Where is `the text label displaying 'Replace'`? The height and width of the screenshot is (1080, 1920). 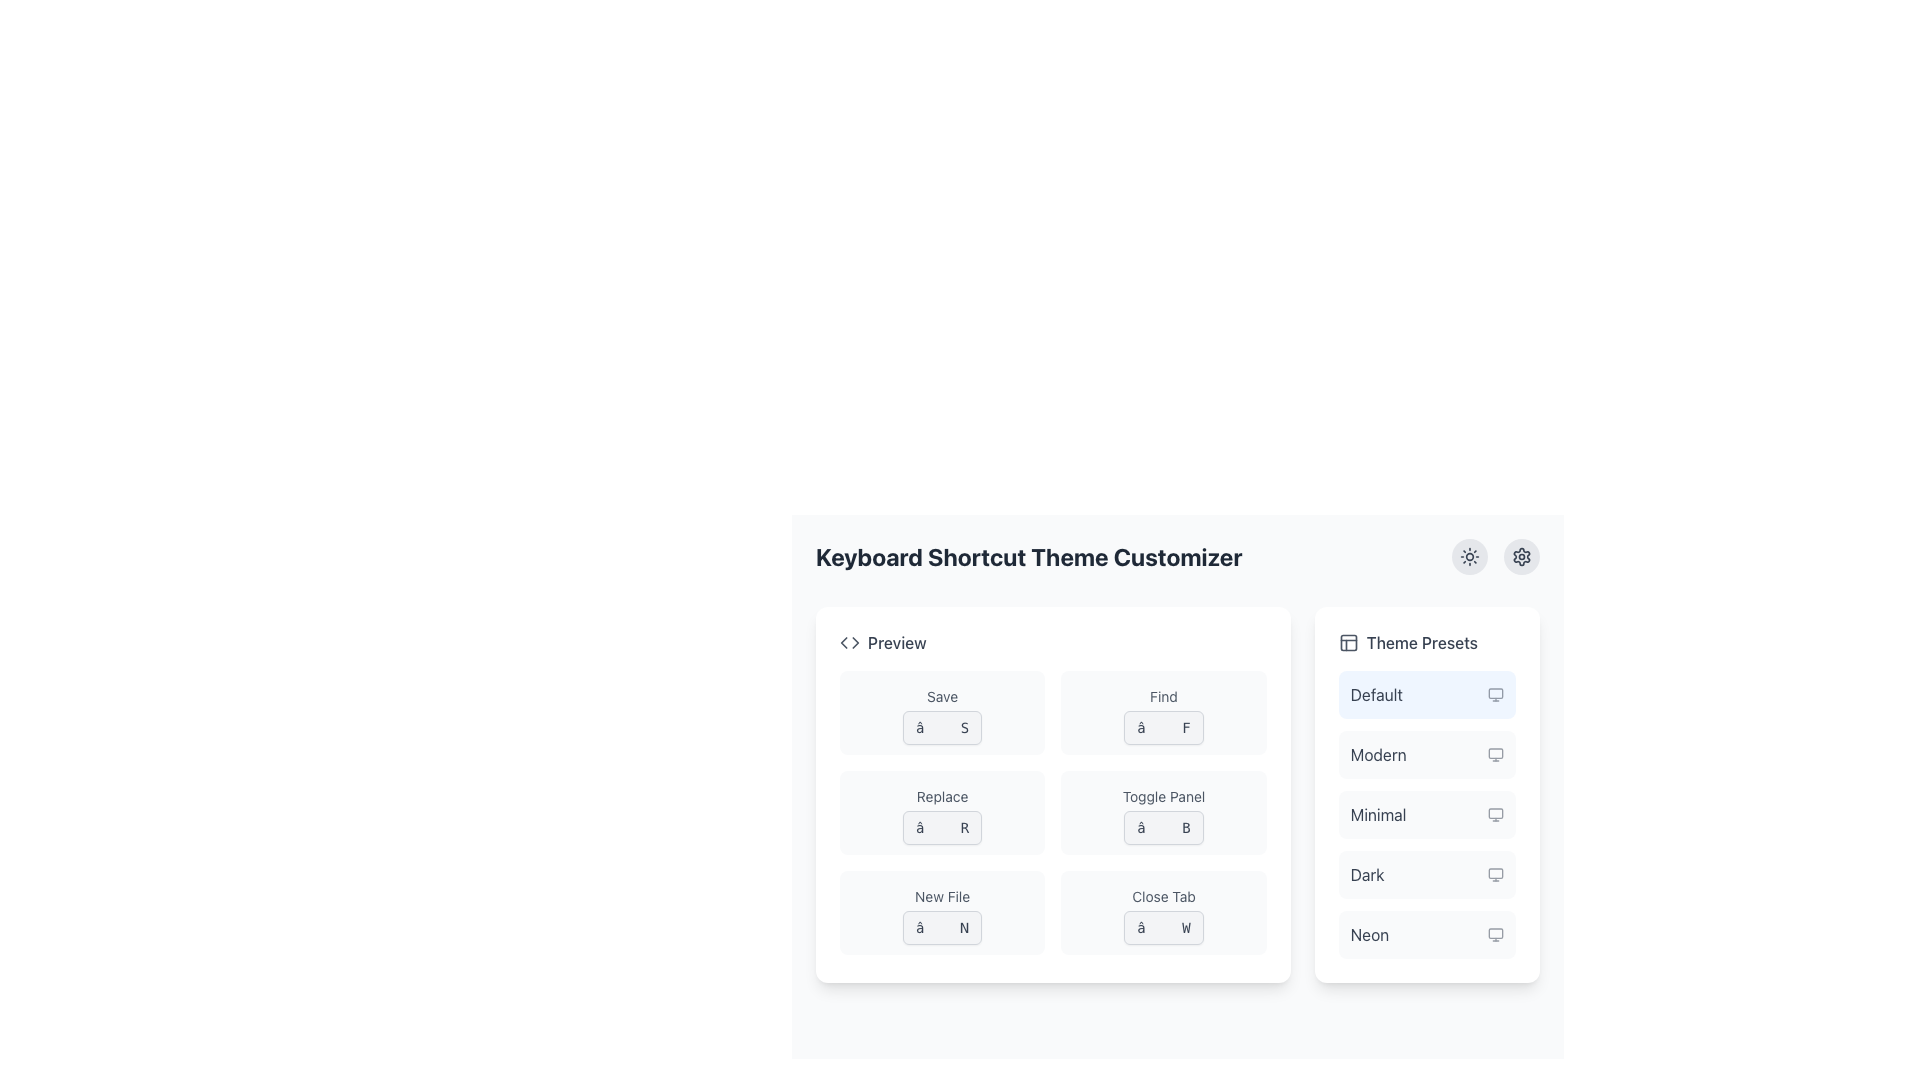 the text label displaying 'Replace' is located at coordinates (941, 796).